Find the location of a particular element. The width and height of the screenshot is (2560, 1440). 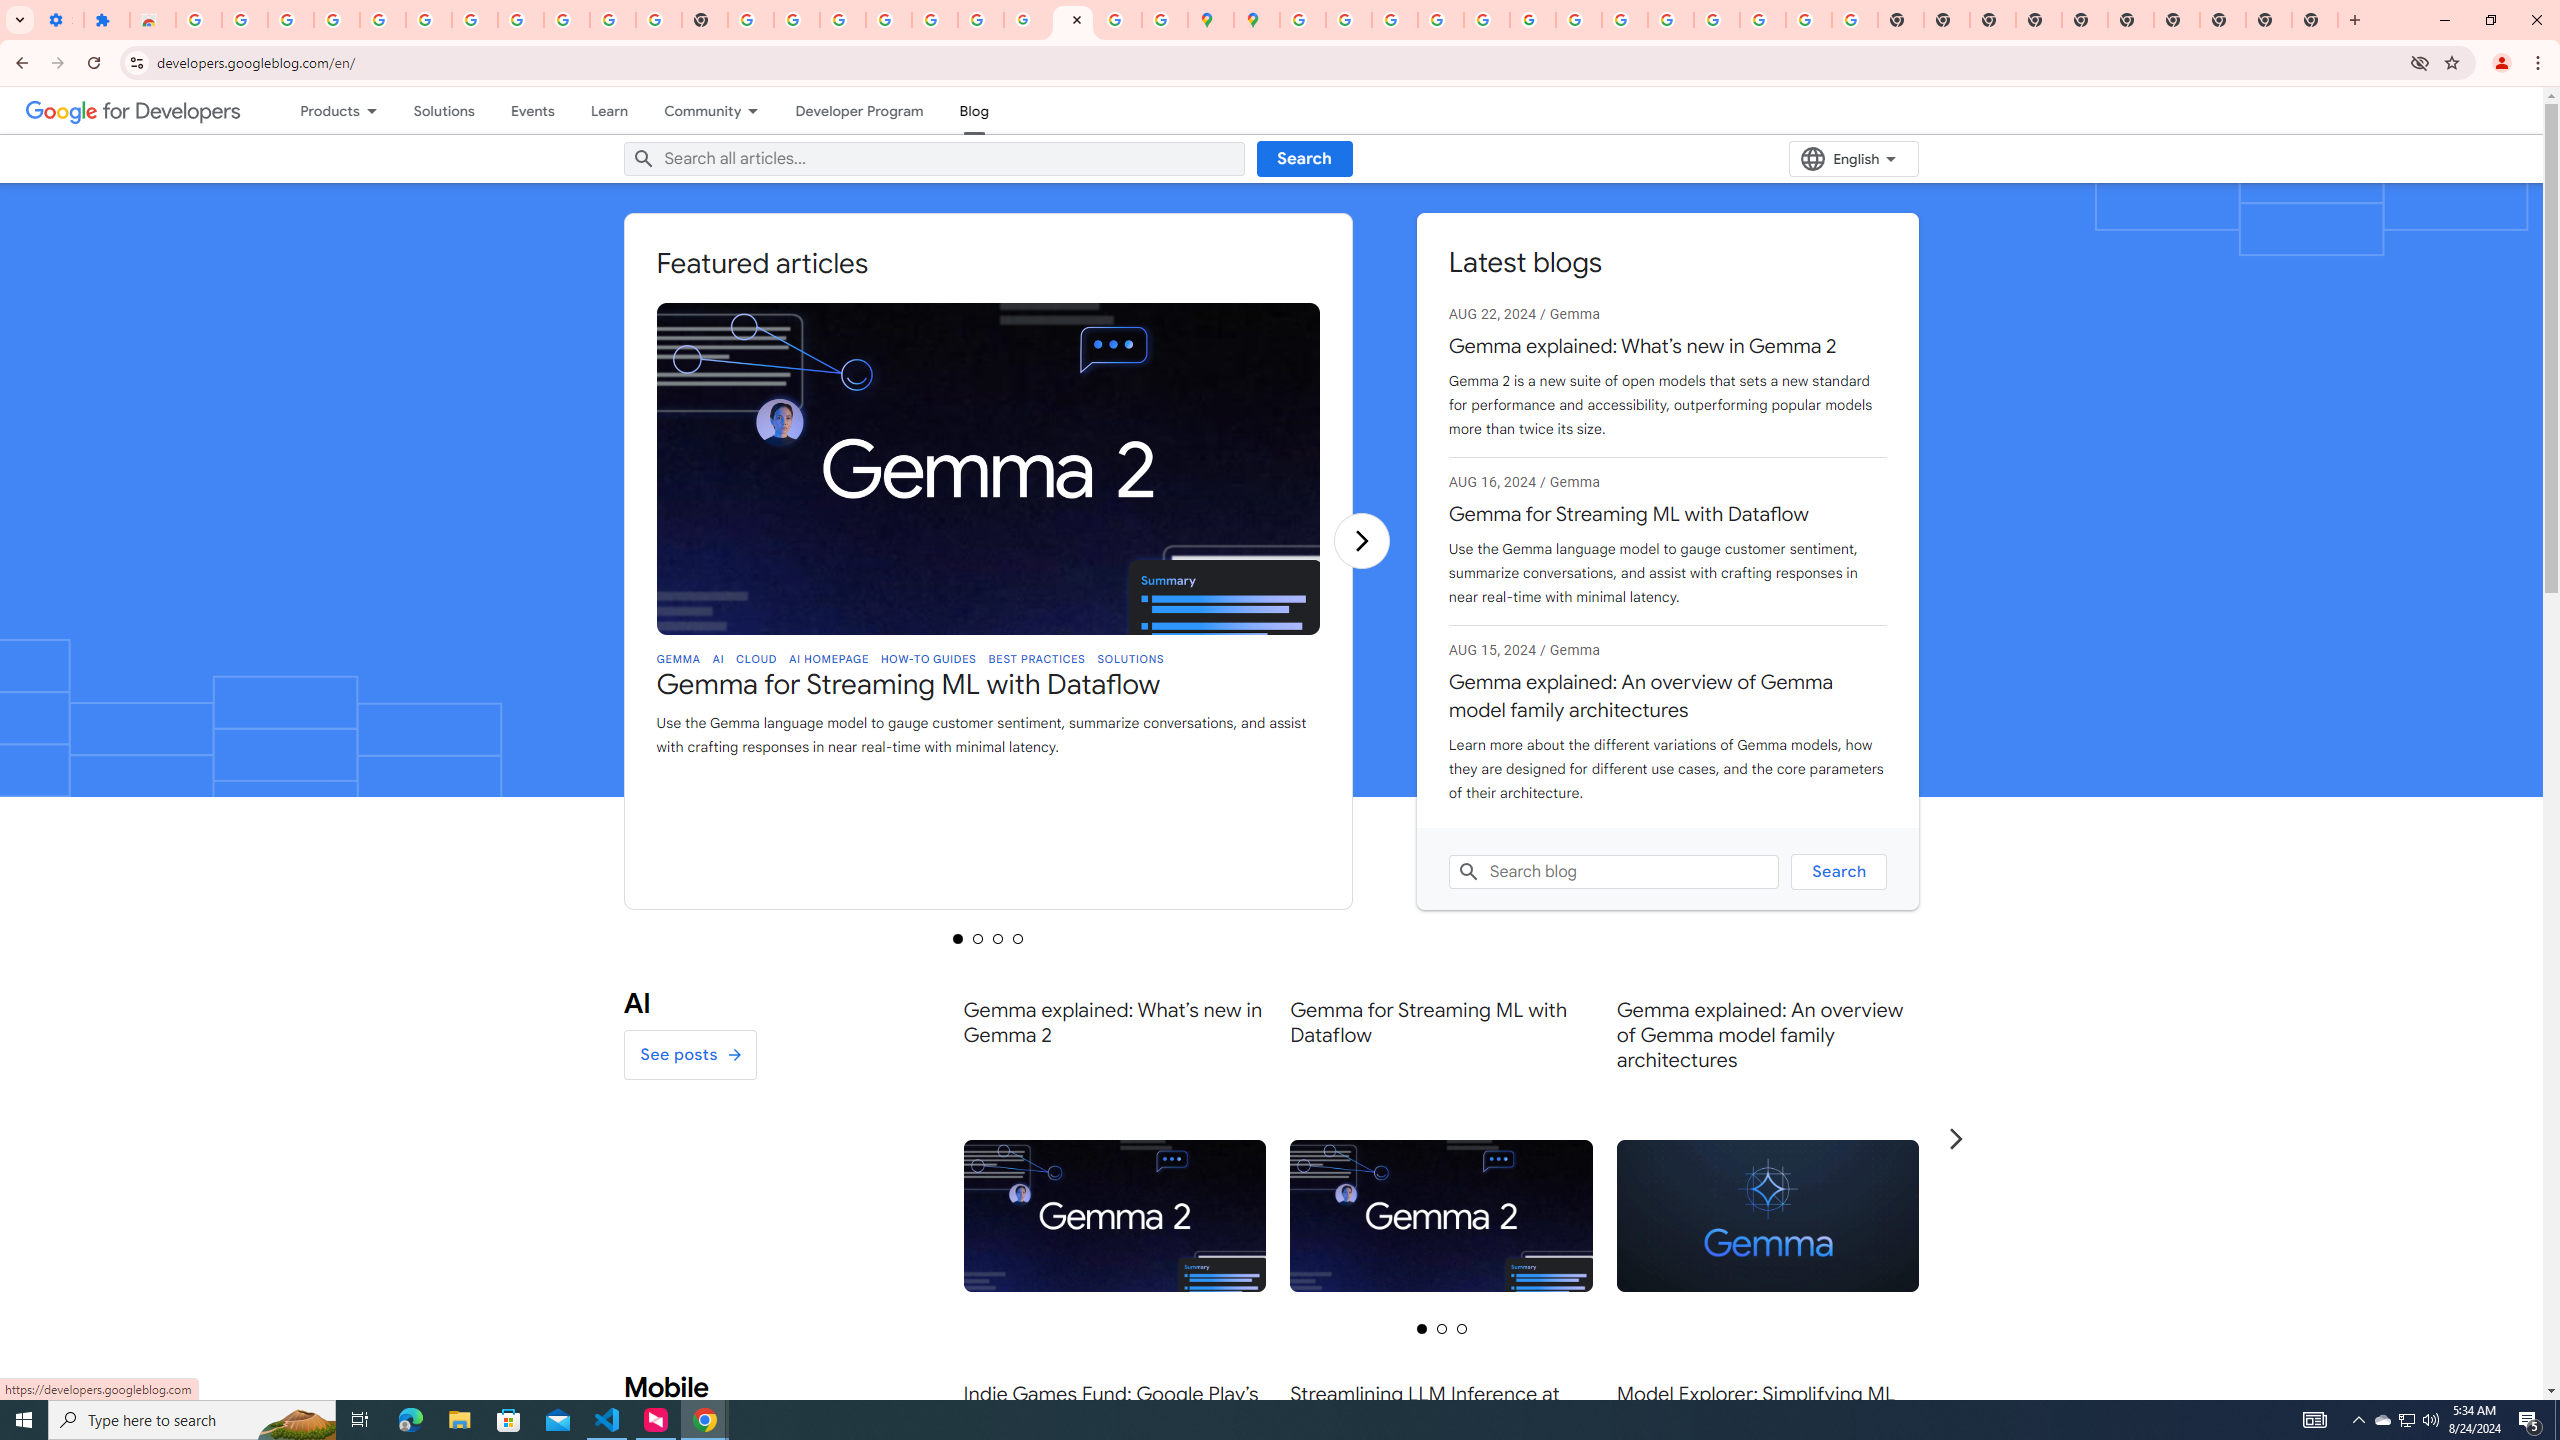

'Google for Developers' is located at coordinates (133, 110).